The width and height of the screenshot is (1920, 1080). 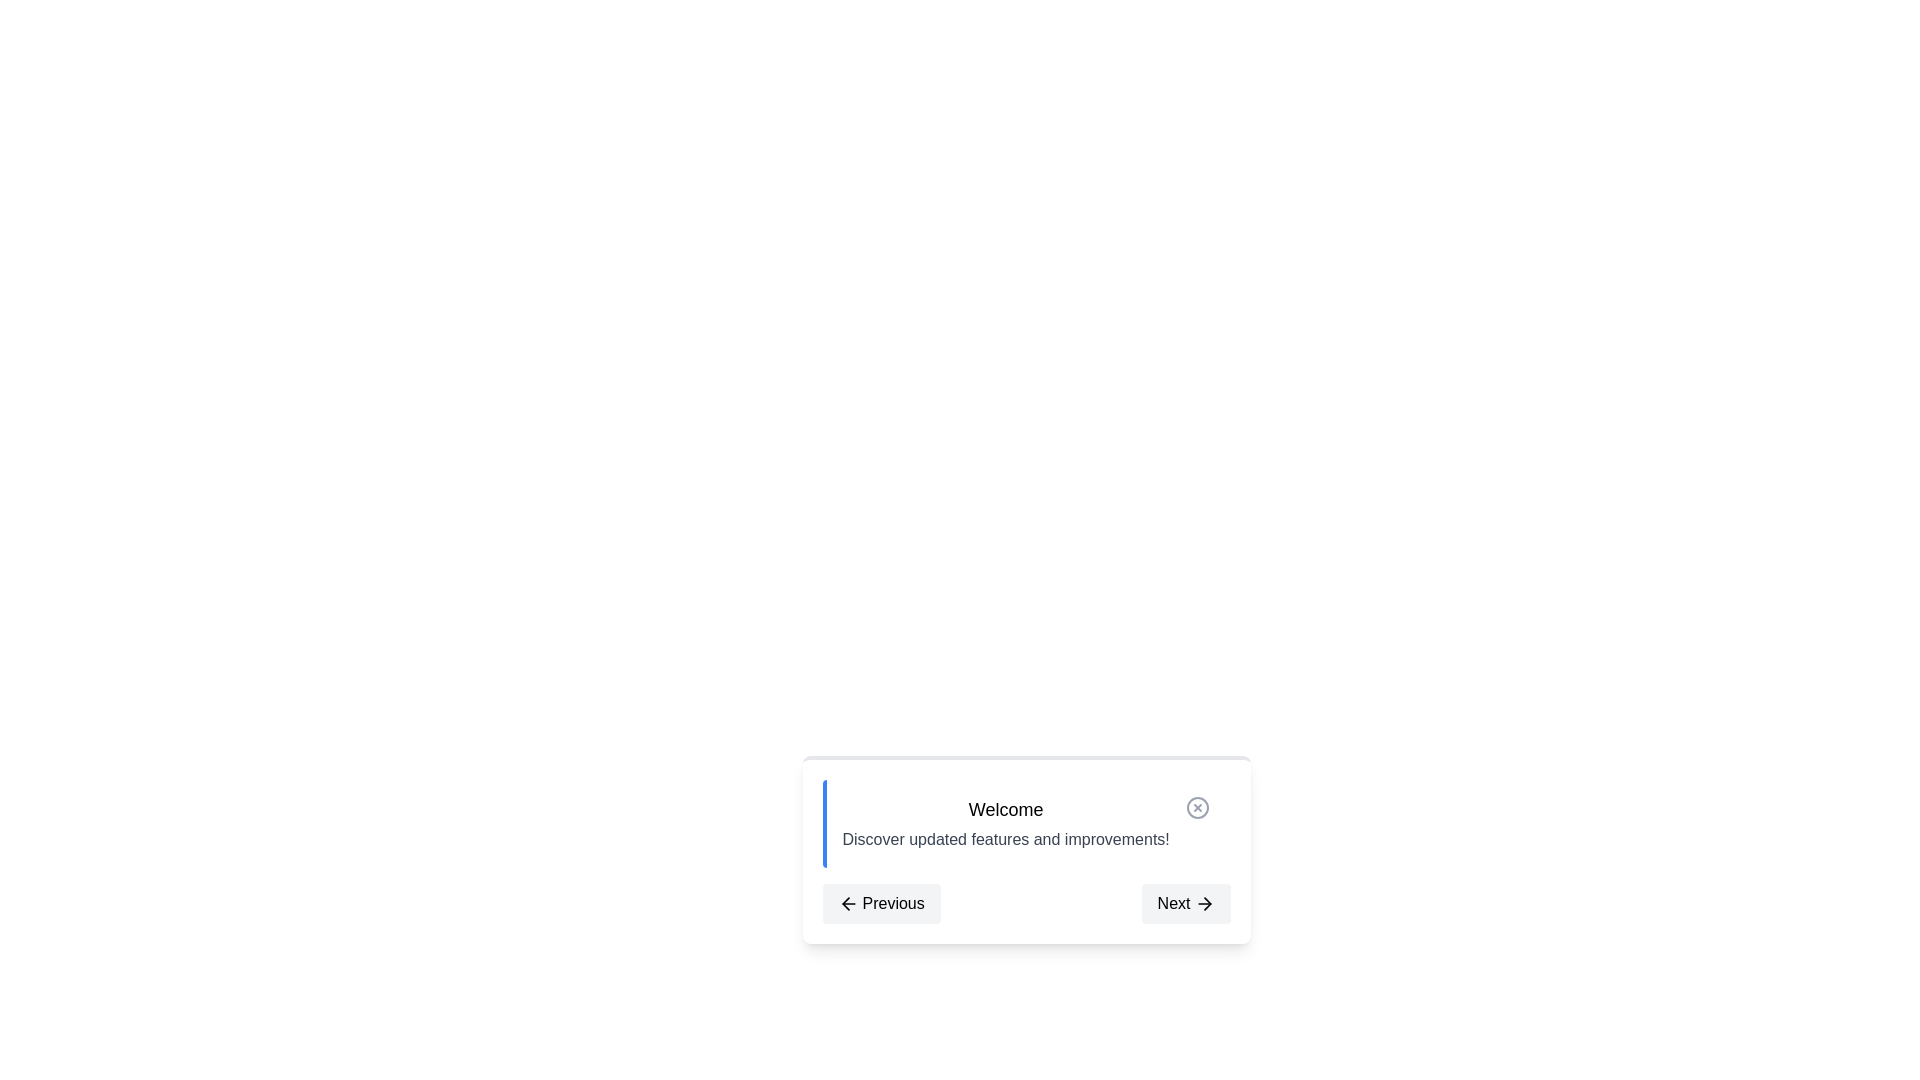 What do you see at coordinates (1197, 806) in the screenshot?
I see `the circular close icon with a cross-mark embedded within it, located at the lower center of the interface, adjacent to the 'Welcome' text` at bounding box center [1197, 806].